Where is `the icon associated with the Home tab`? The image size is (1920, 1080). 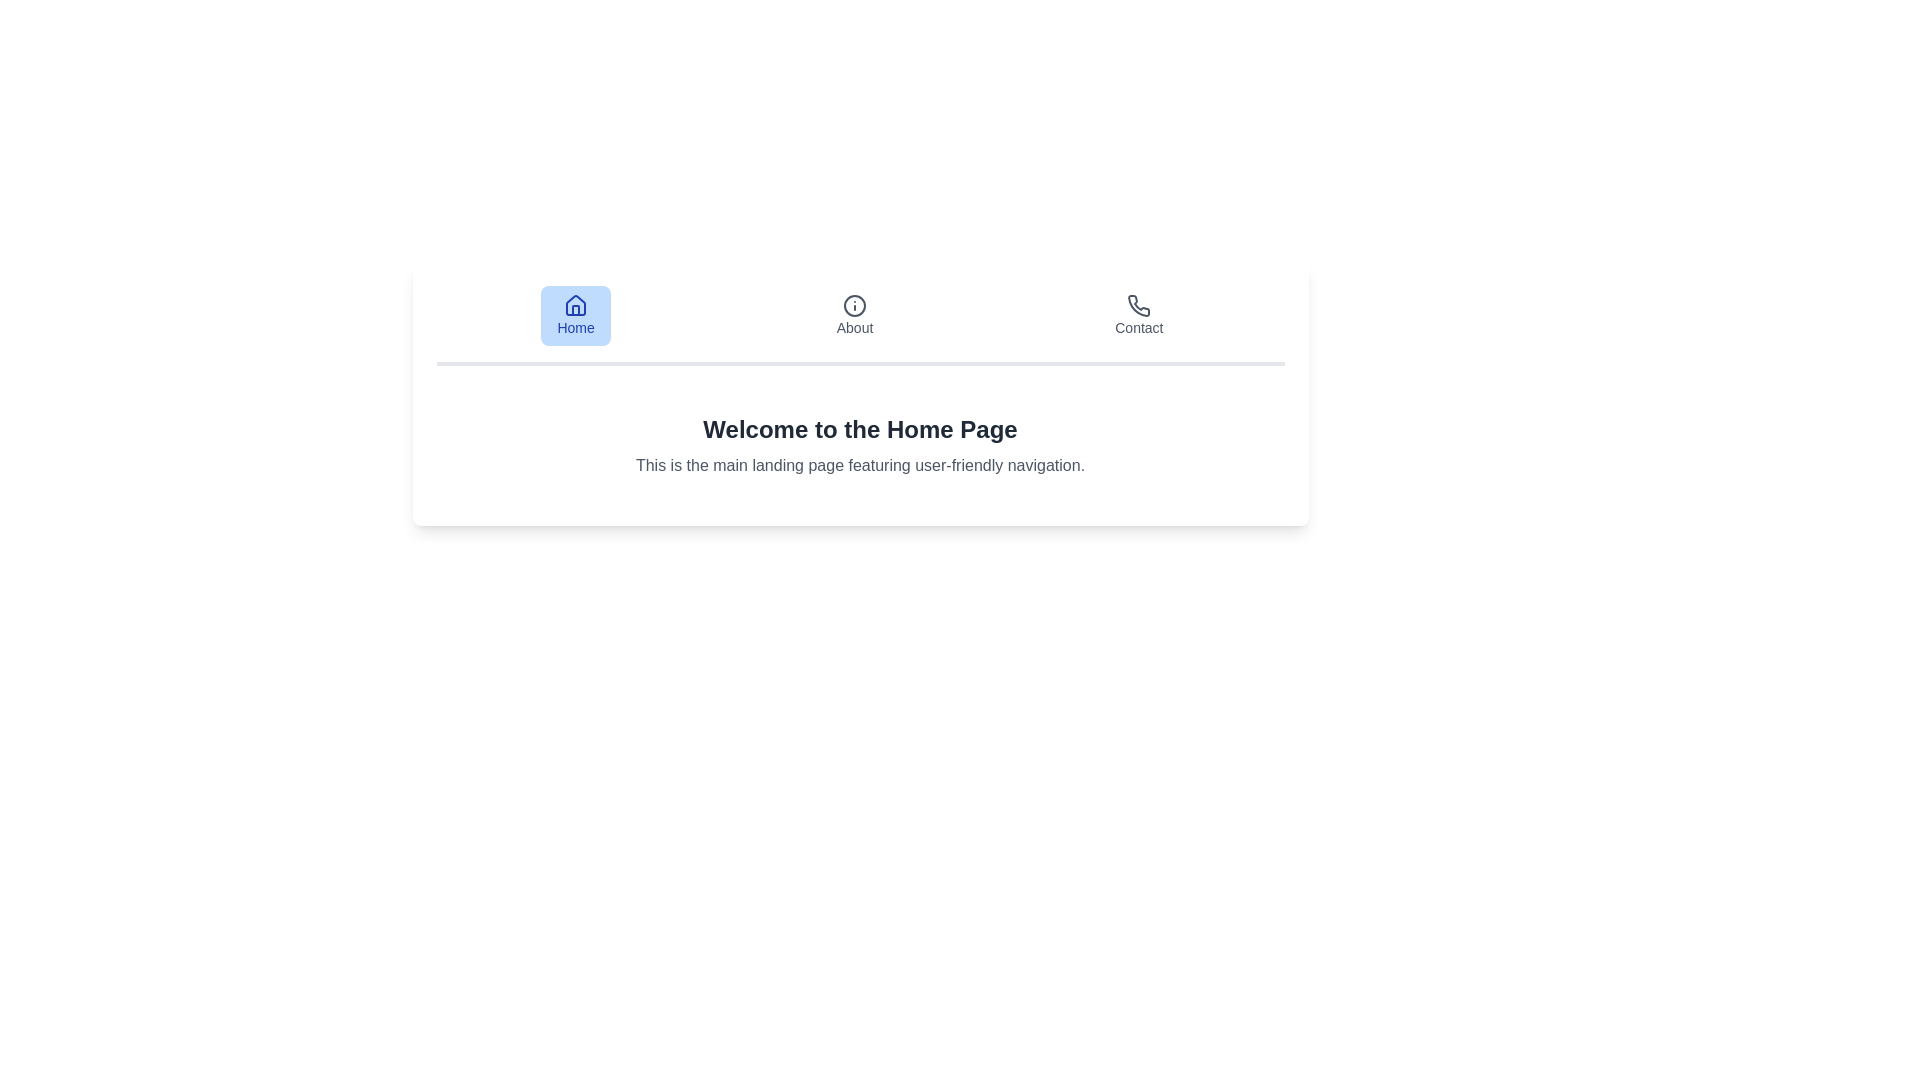
the icon associated with the Home tab is located at coordinates (575, 305).